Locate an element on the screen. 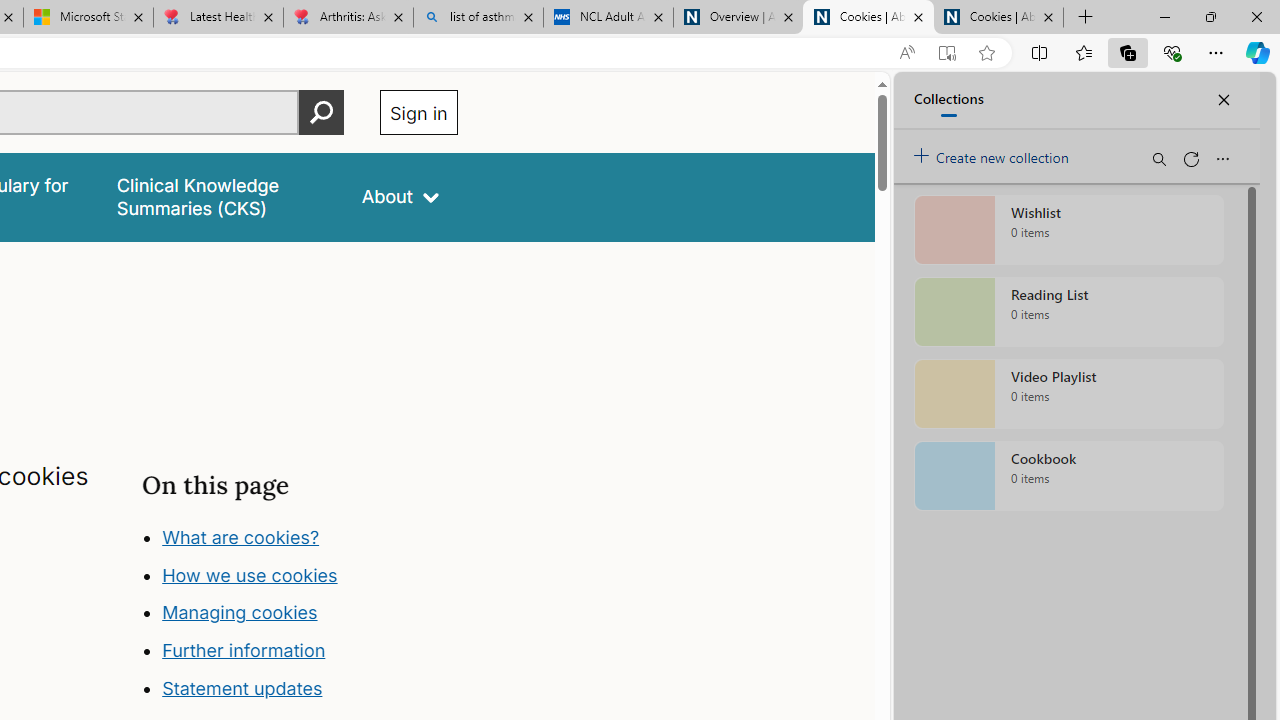  'list of asthma inhalers uk - Search' is located at coordinates (477, 17).